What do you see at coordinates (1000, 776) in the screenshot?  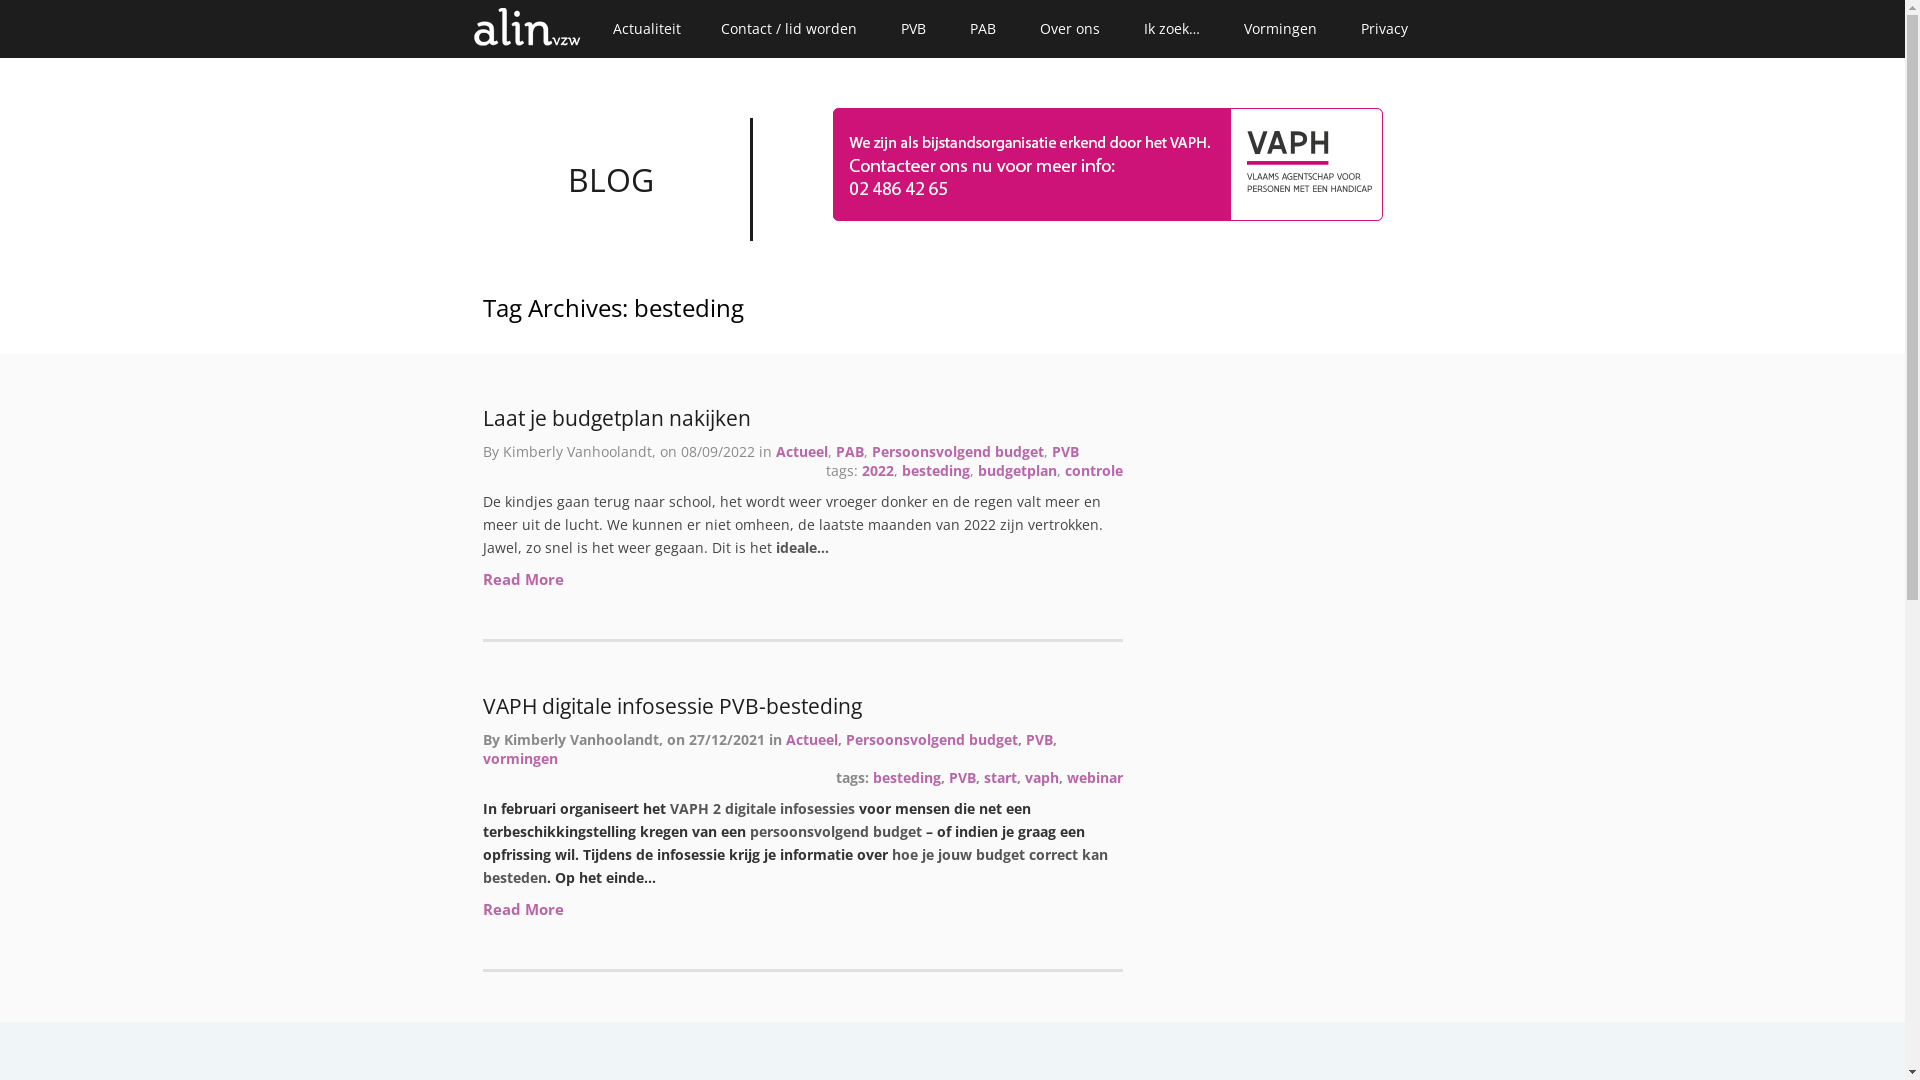 I see `'start'` at bounding box center [1000, 776].